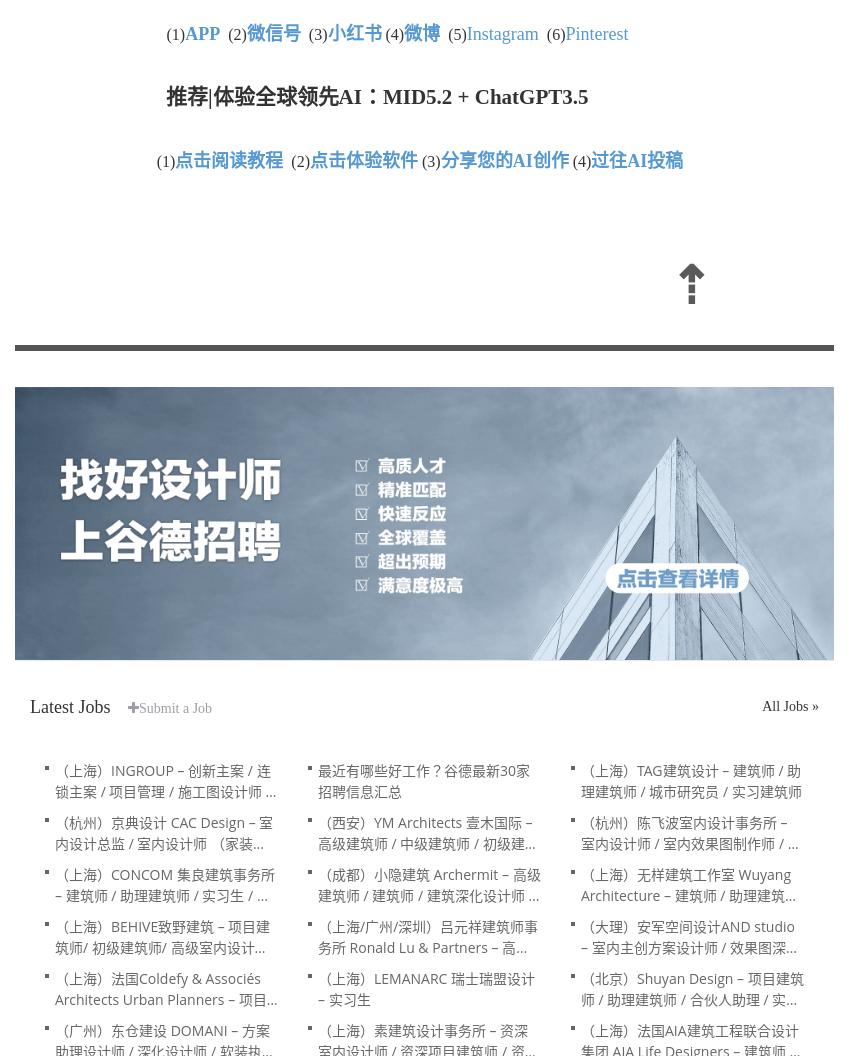  What do you see at coordinates (503, 34) in the screenshot?
I see `'nstagram'` at bounding box center [503, 34].